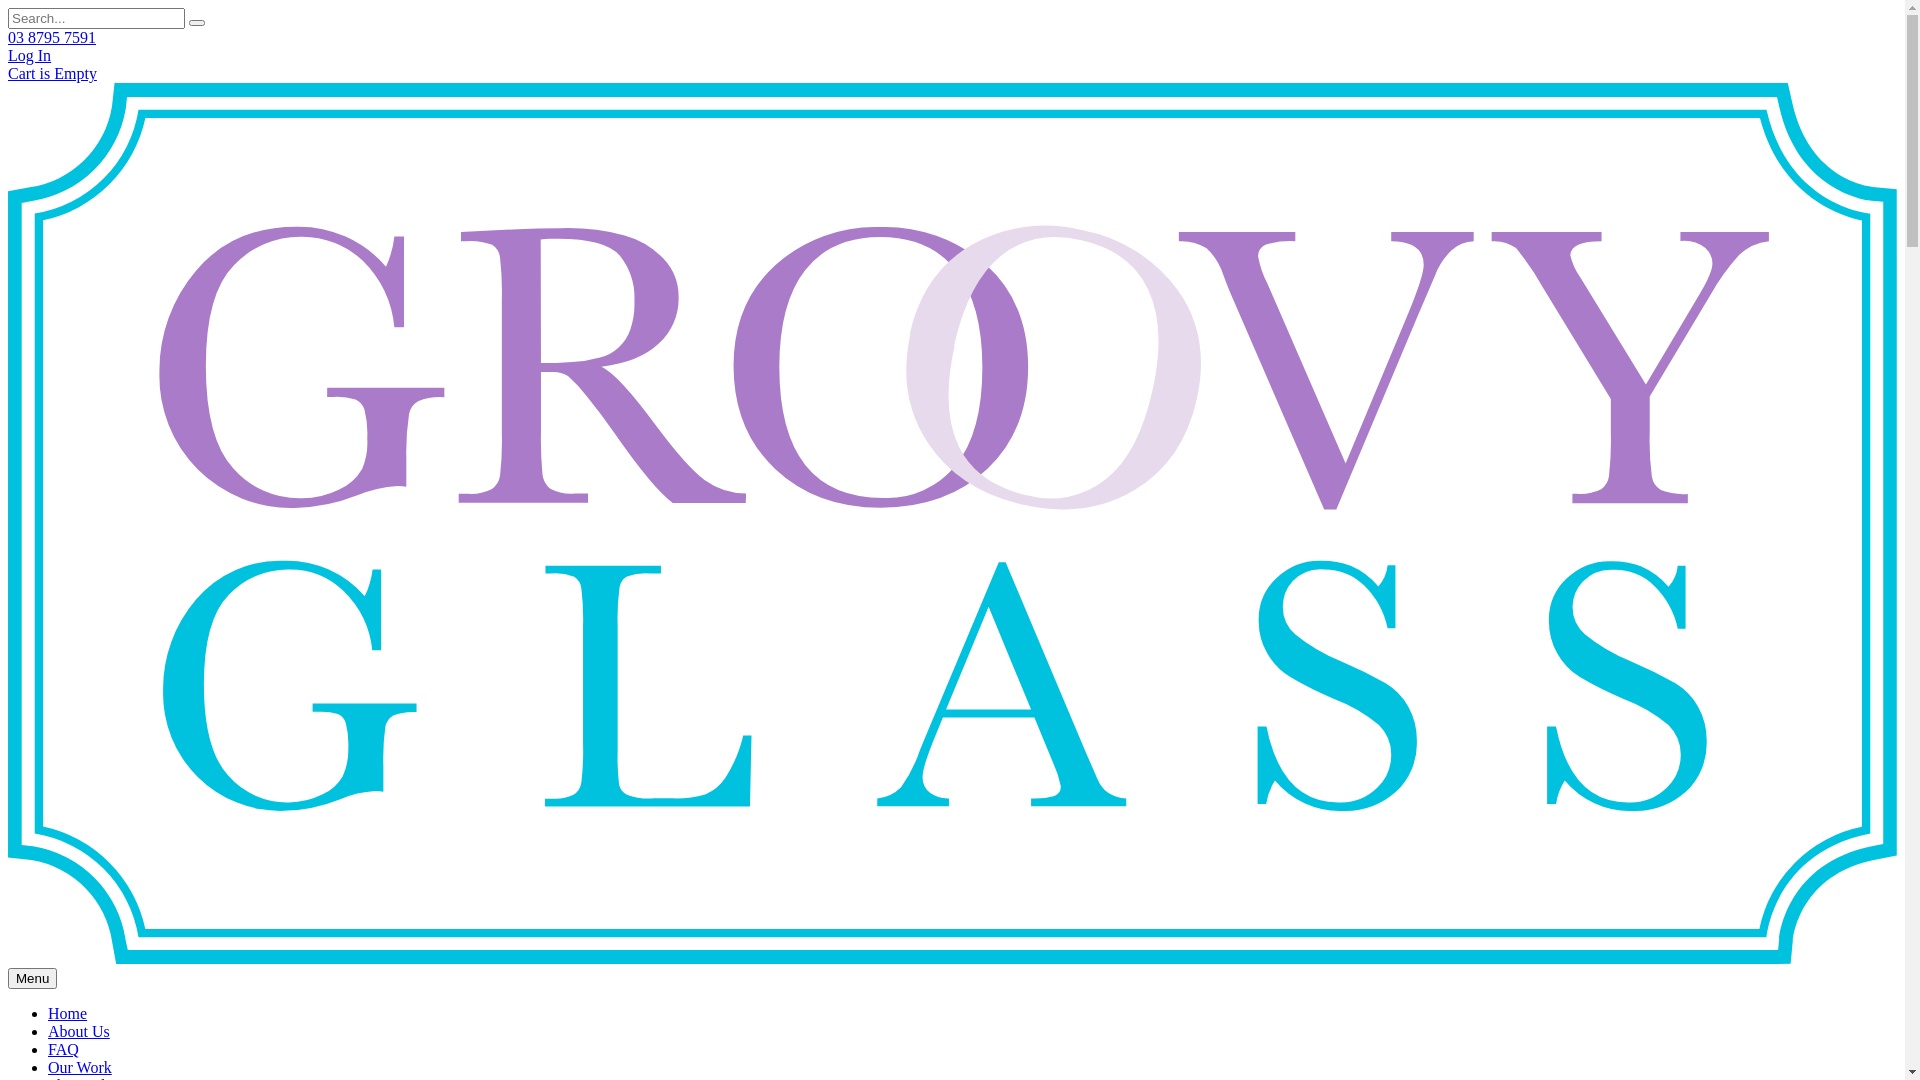 This screenshot has height=1080, width=1920. Describe the element at coordinates (67, 1013) in the screenshot. I see `'Home'` at that location.